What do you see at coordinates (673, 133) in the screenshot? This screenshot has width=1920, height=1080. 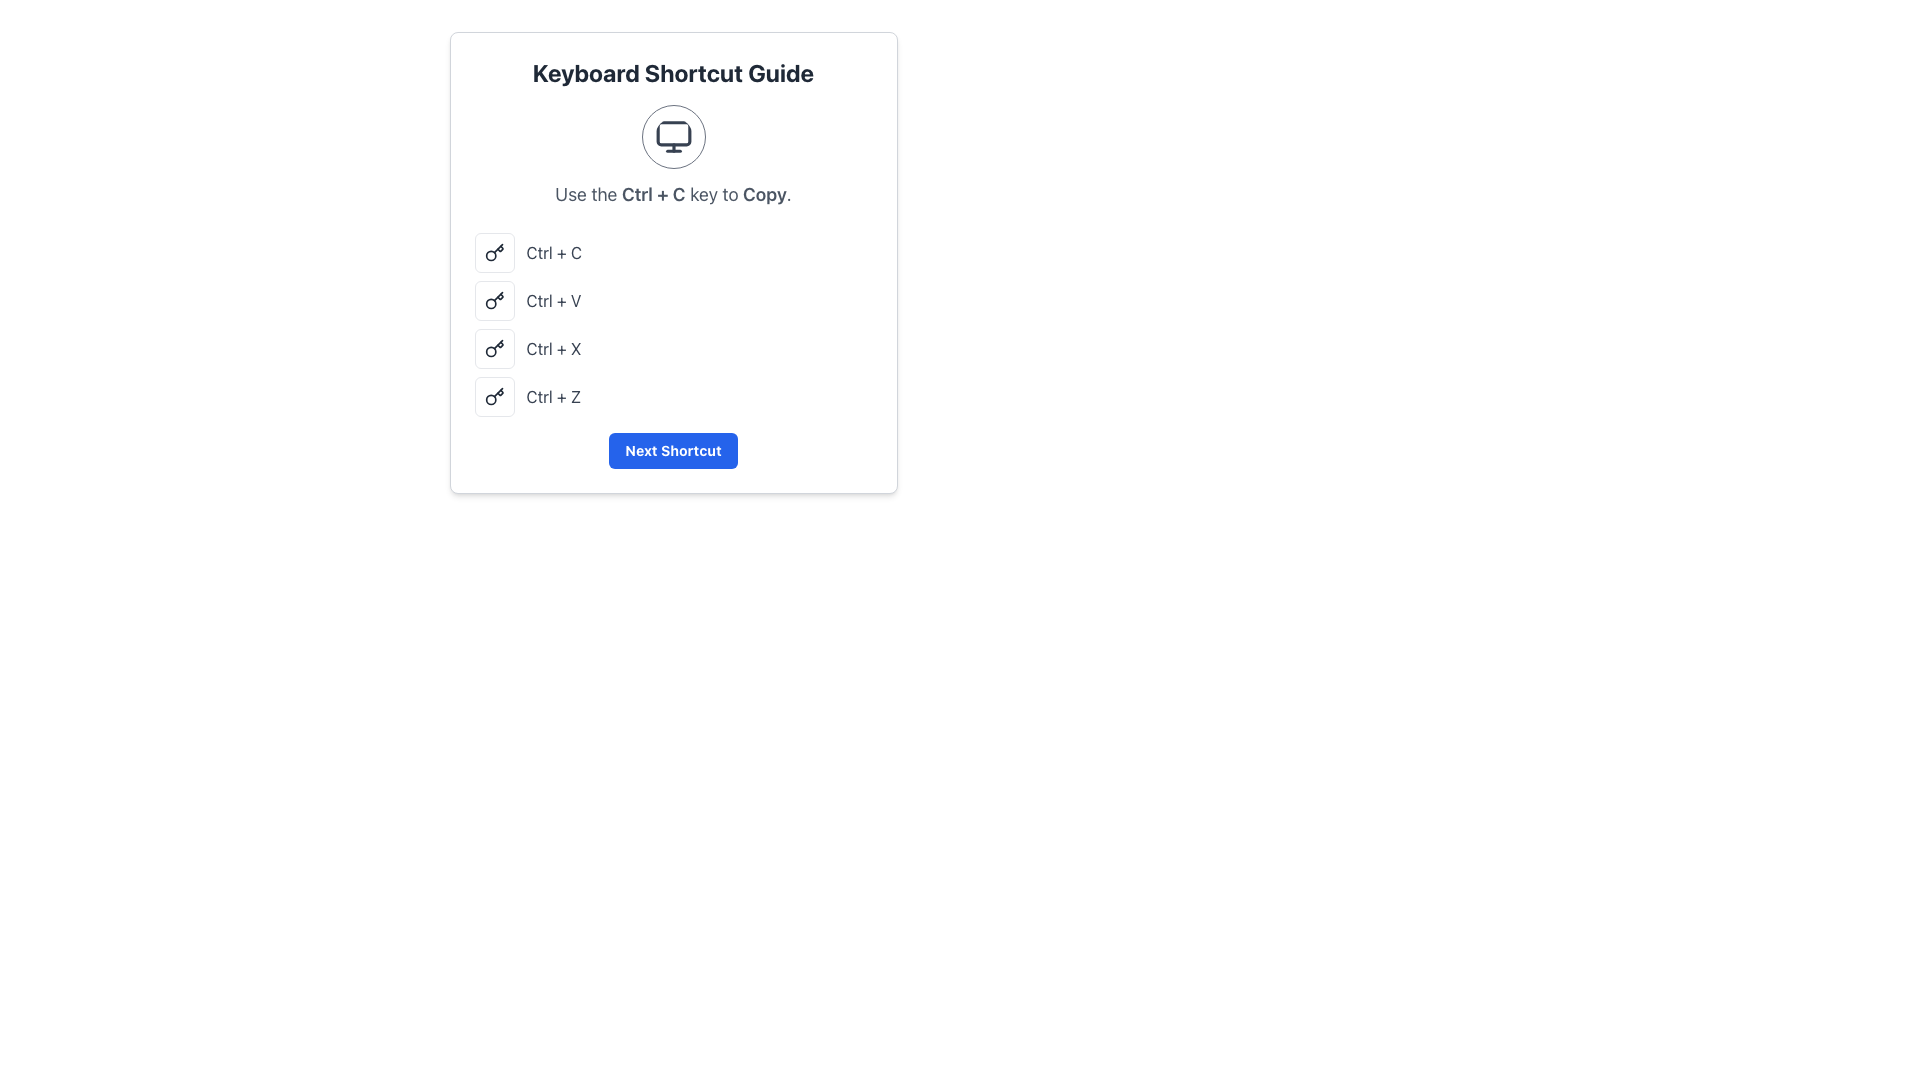 I see `the decorative graphic element that symbolizes a monitor, positioned at the top center of the interface within a circular border` at bounding box center [673, 133].